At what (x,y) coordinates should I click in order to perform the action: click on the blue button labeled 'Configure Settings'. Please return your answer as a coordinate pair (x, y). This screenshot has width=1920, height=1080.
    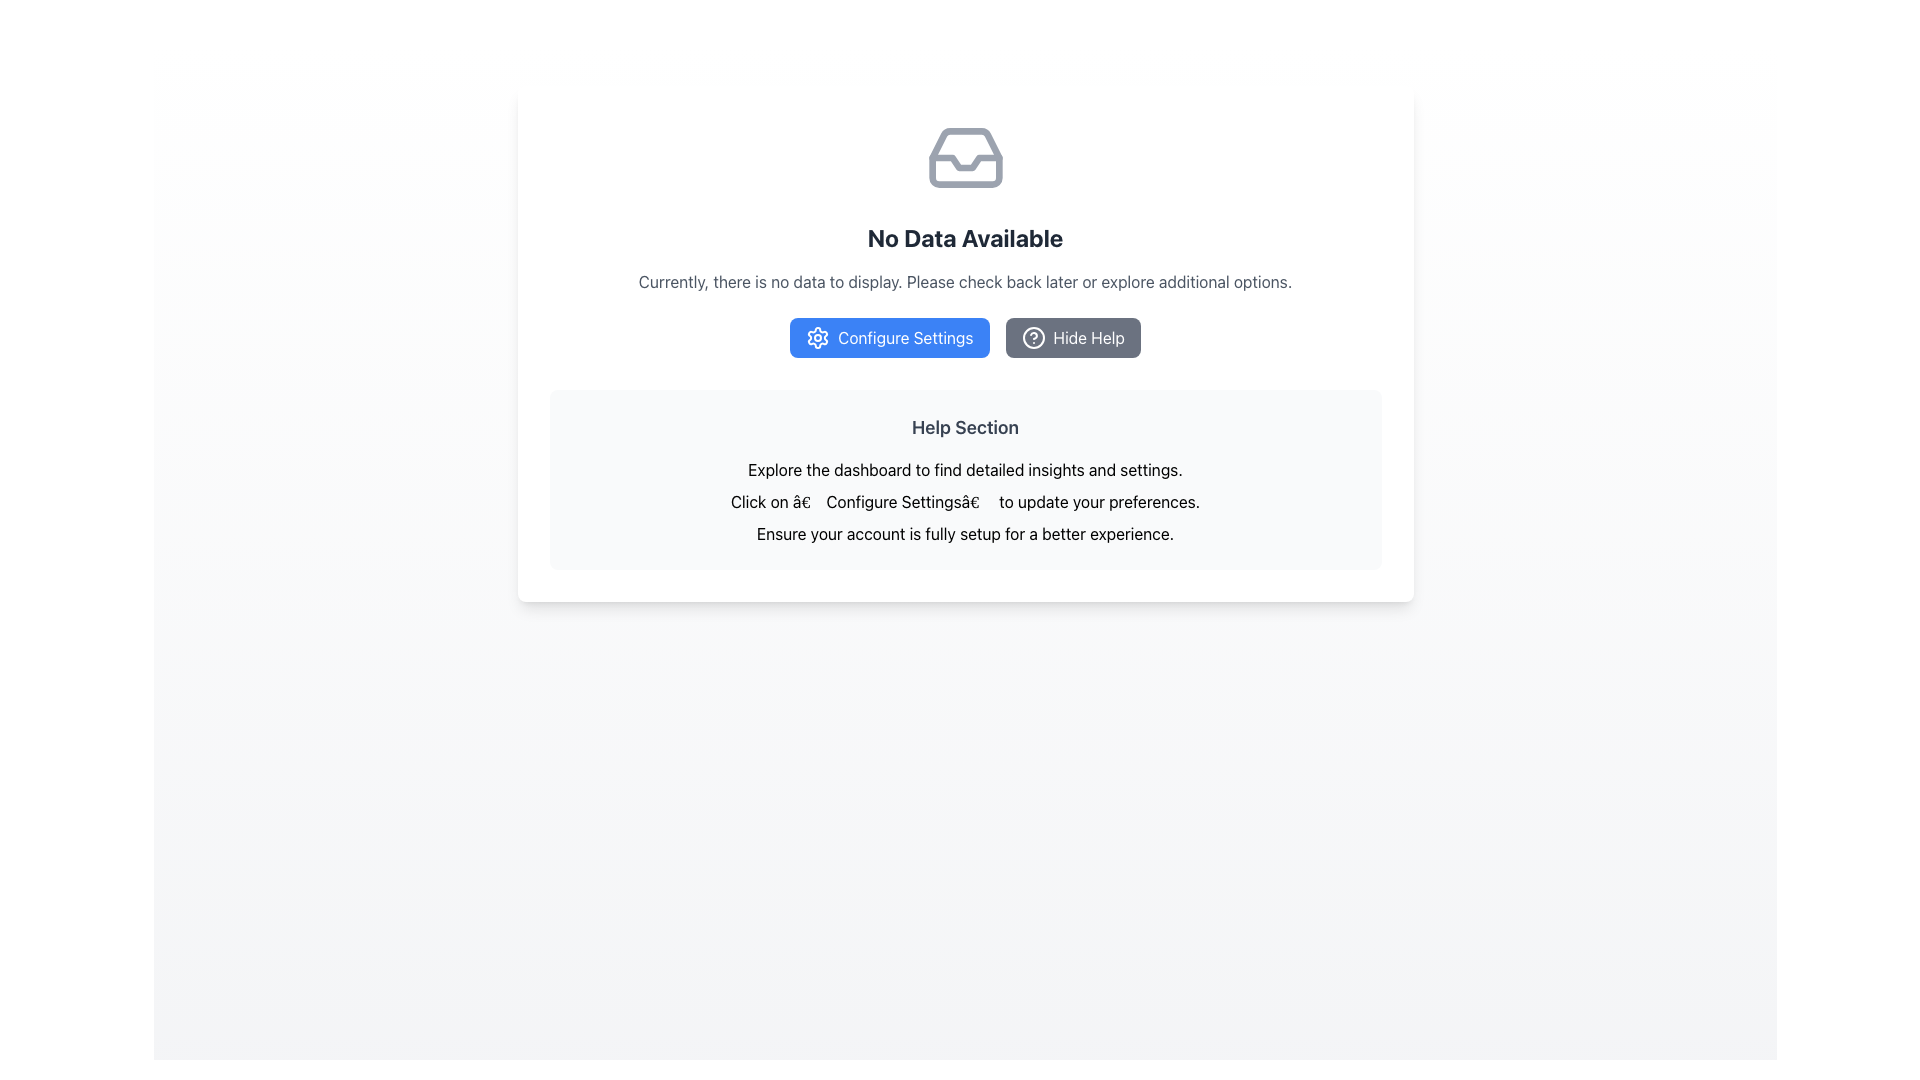
    Looking at the image, I should click on (965, 342).